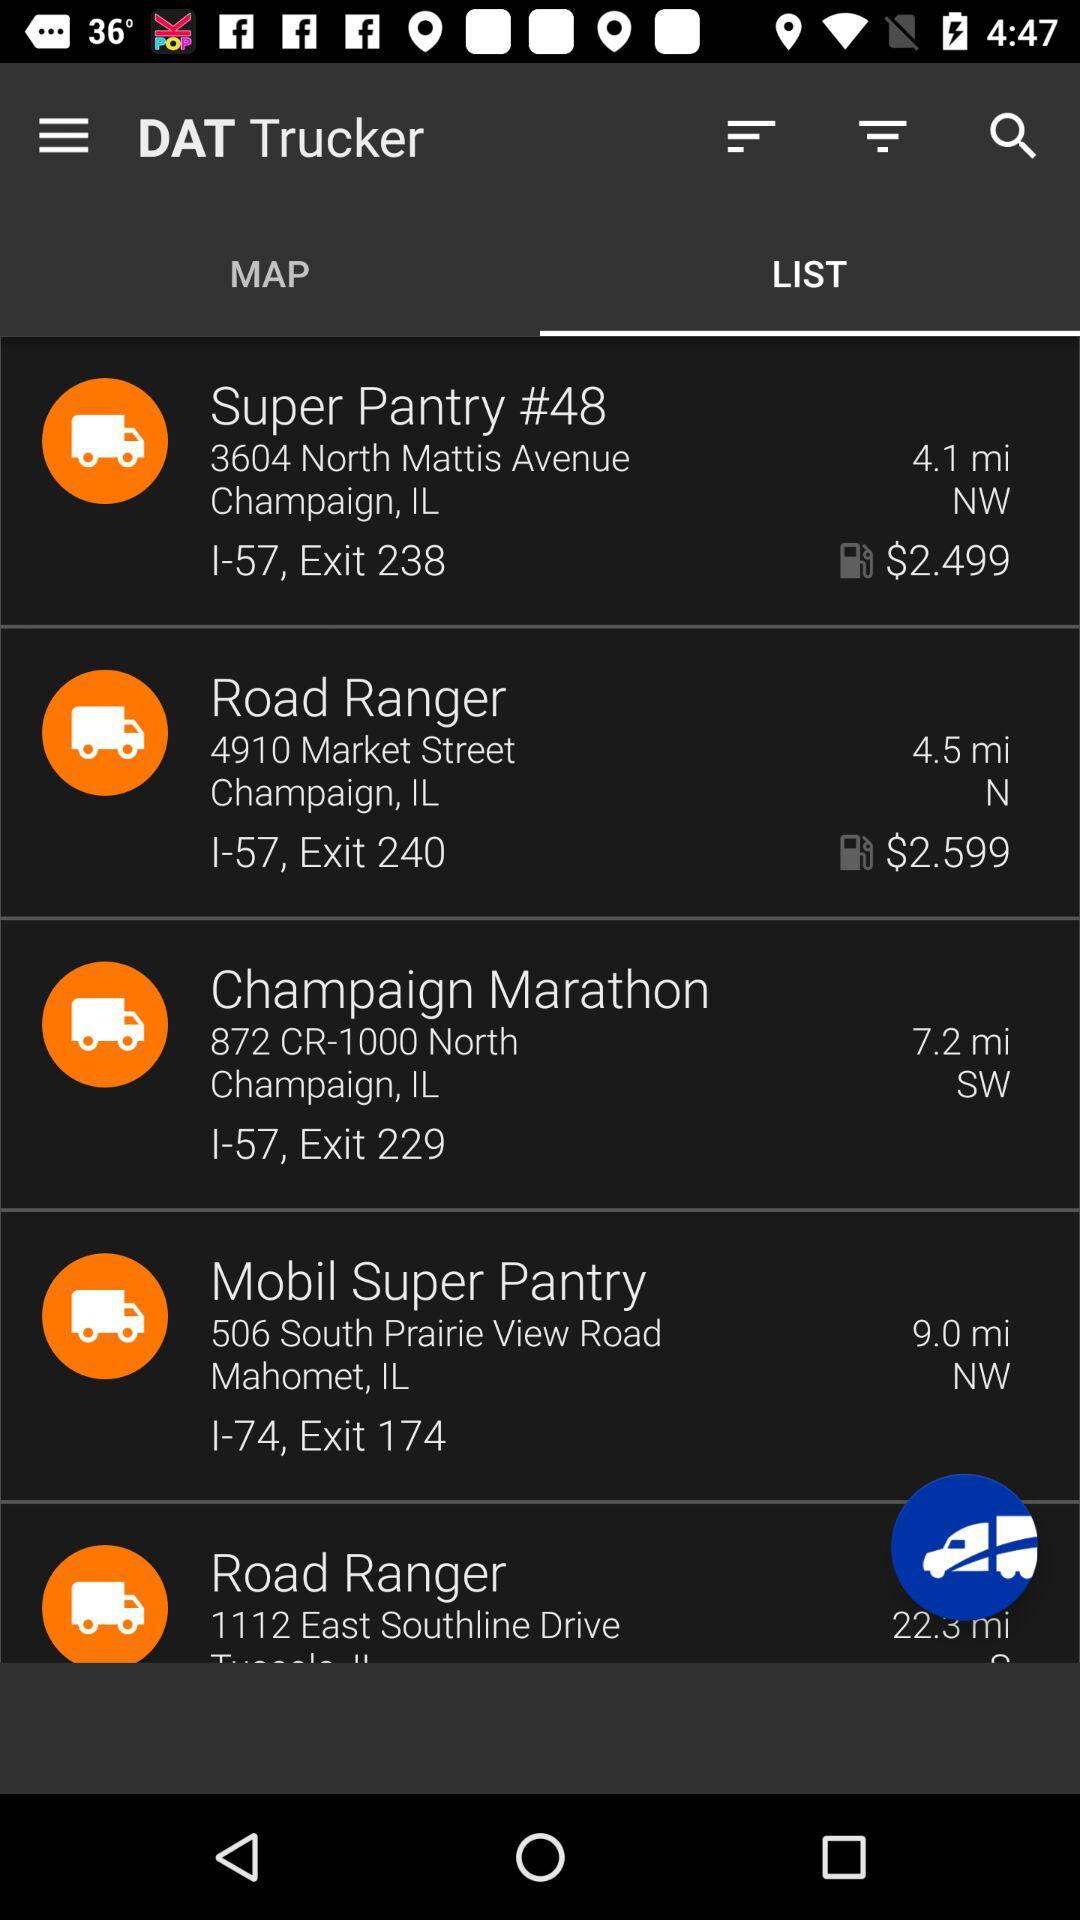 This screenshot has height=1920, width=1080. What do you see at coordinates (547, 1041) in the screenshot?
I see `the icon to the left of 7.2 mi icon` at bounding box center [547, 1041].